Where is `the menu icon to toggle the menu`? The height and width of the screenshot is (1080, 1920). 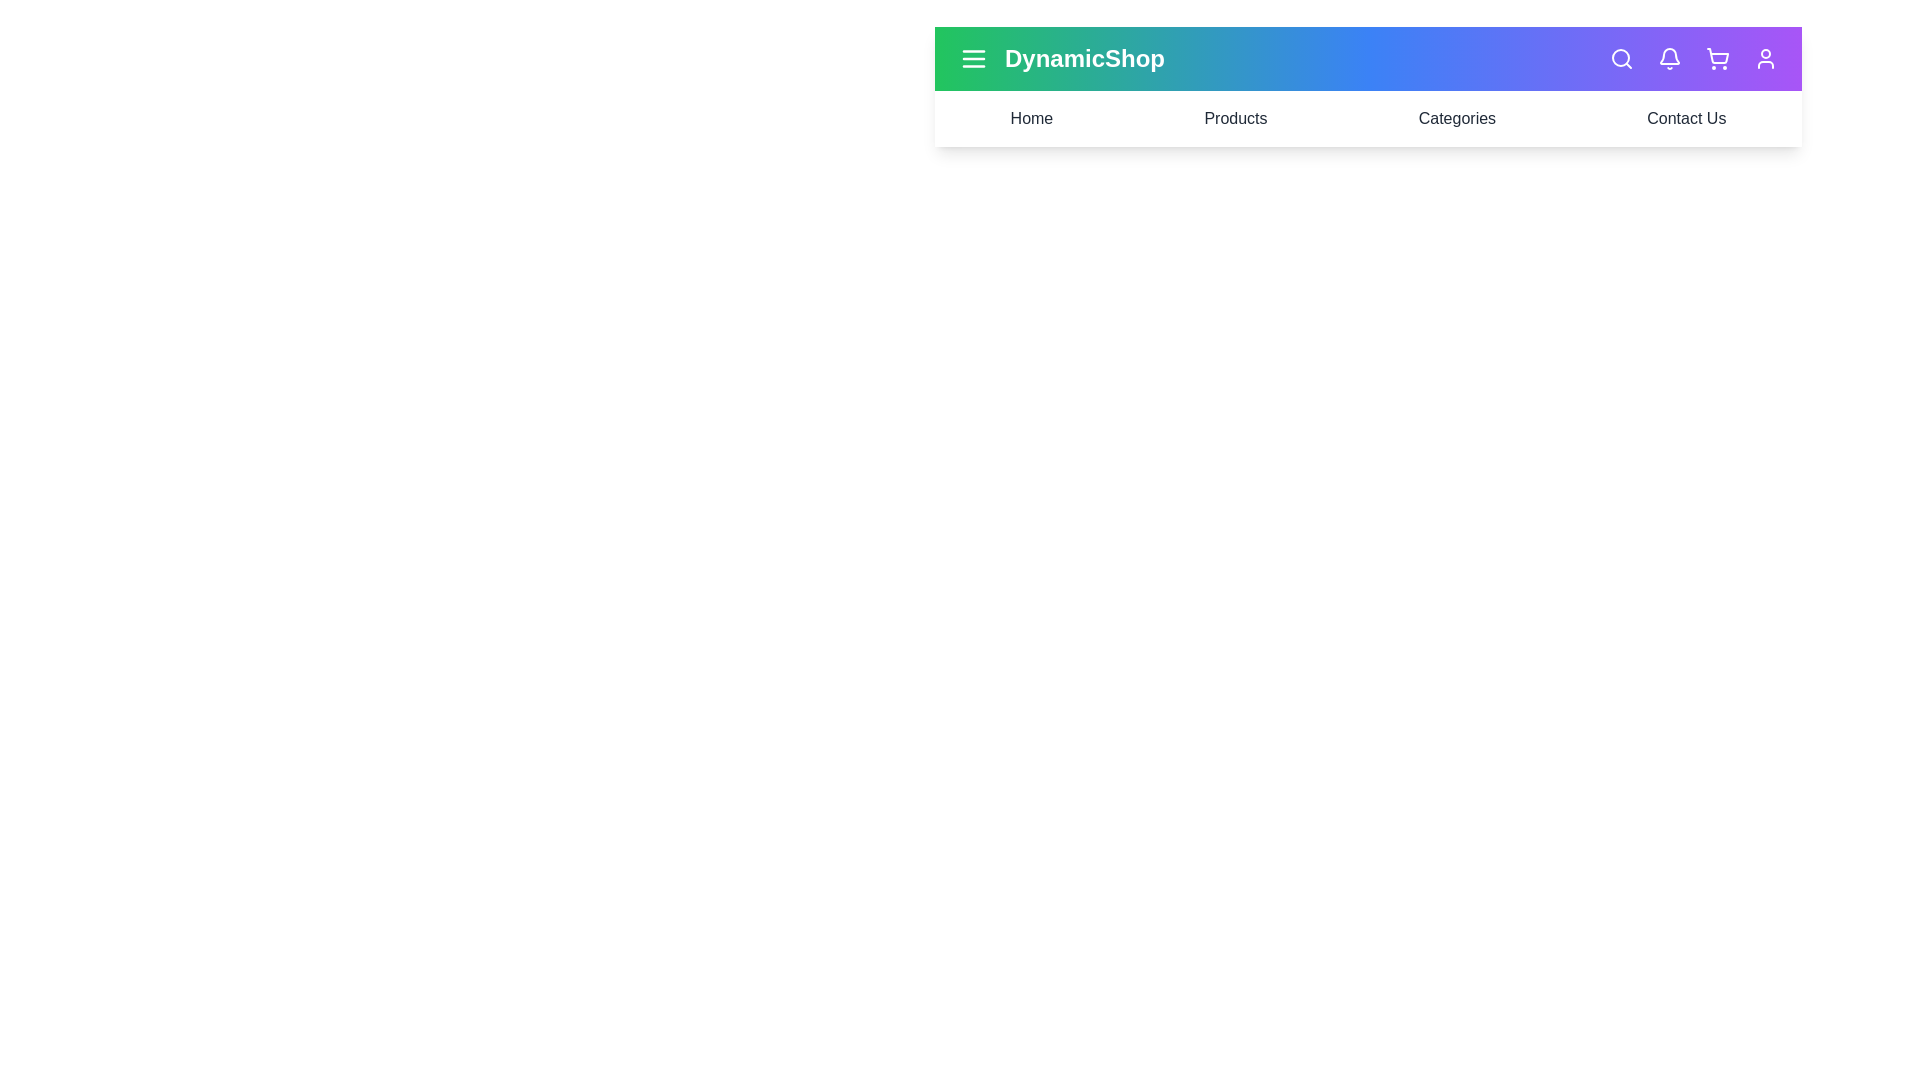
the menu icon to toggle the menu is located at coordinates (974, 57).